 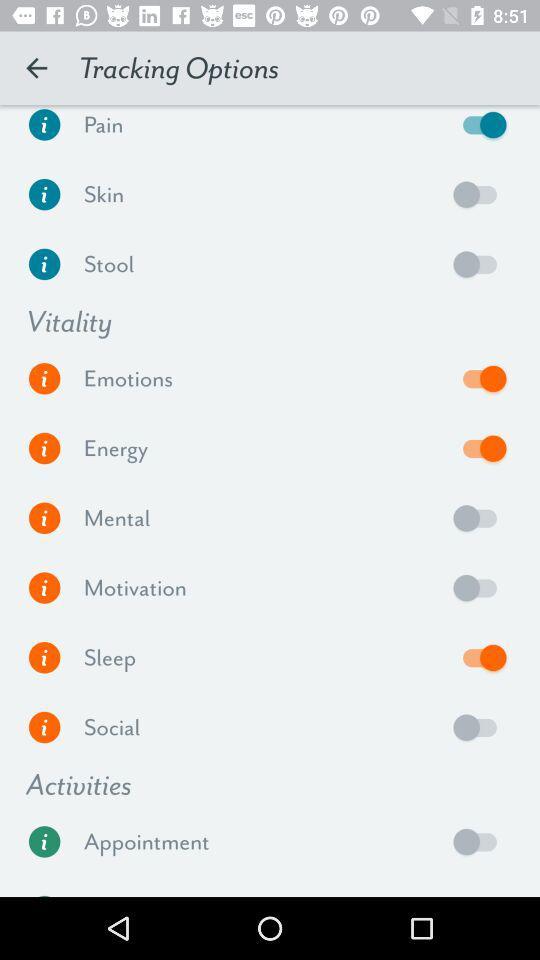 What do you see at coordinates (479, 448) in the screenshot?
I see `energy` at bounding box center [479, 448].